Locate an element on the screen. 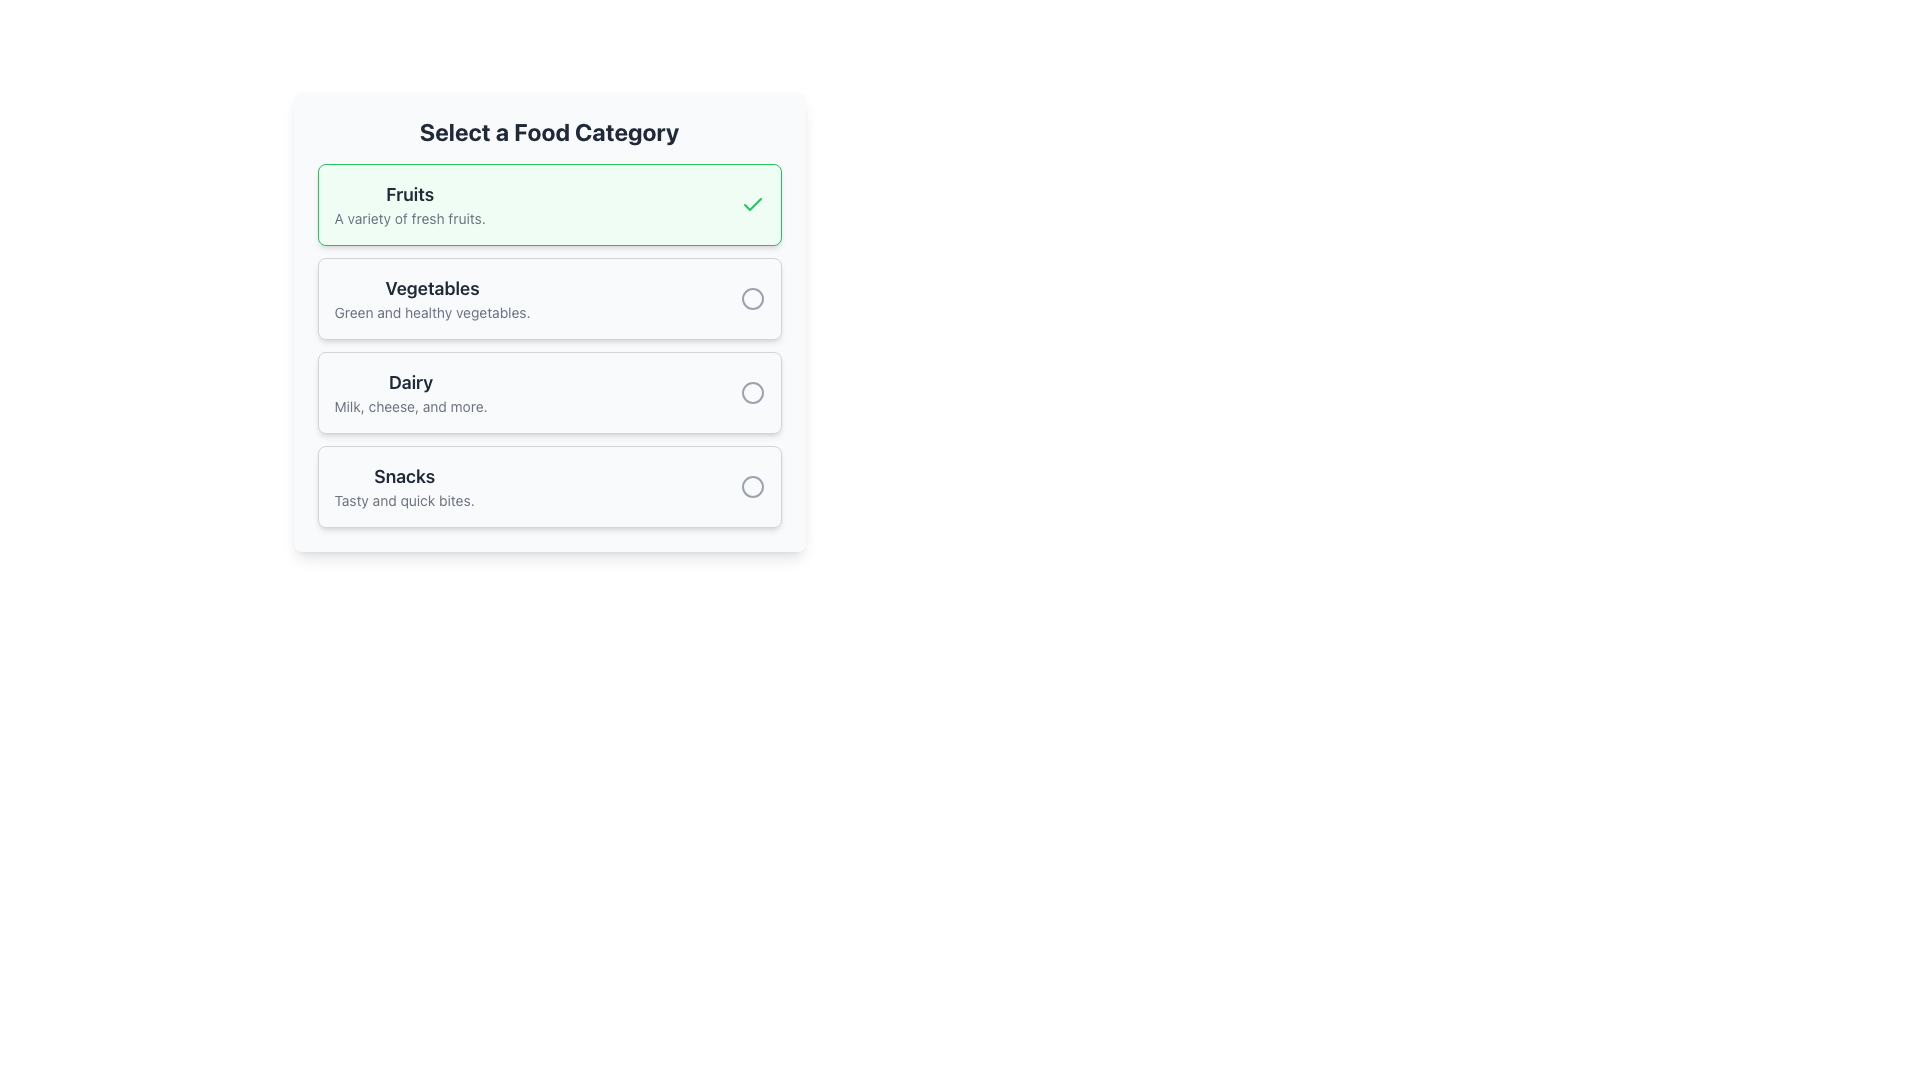 Image resolution: width=1920 pixels, height=1080 pixels. the title text of the 'Vegetables' food category card, which is located above the description 'Green and healthy vegetables' in the second card of the food categories list is located at coordinates (431, 289).